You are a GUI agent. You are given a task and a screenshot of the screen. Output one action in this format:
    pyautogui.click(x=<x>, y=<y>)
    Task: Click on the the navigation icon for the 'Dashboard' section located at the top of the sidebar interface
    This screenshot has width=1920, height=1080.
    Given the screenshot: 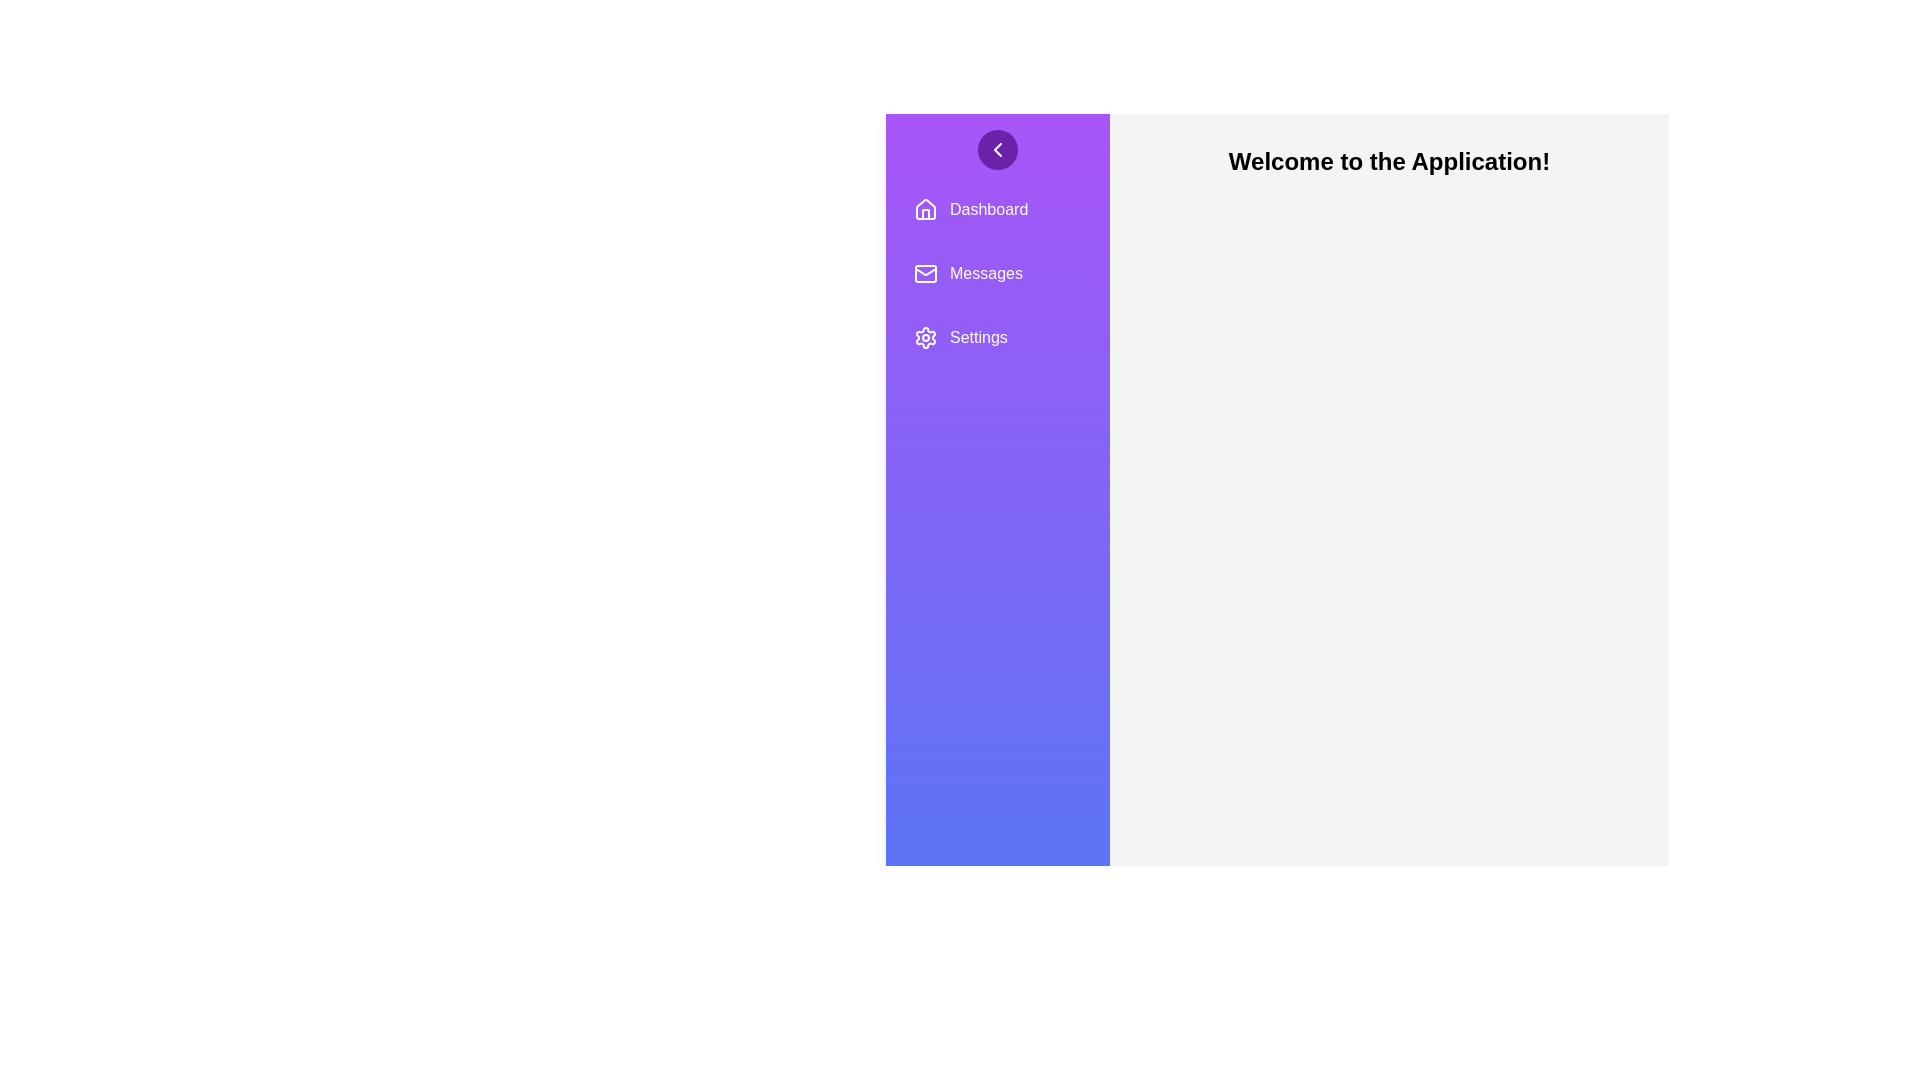 What is the action you would take?
    pyautogui.click(x=925, y=209)
    